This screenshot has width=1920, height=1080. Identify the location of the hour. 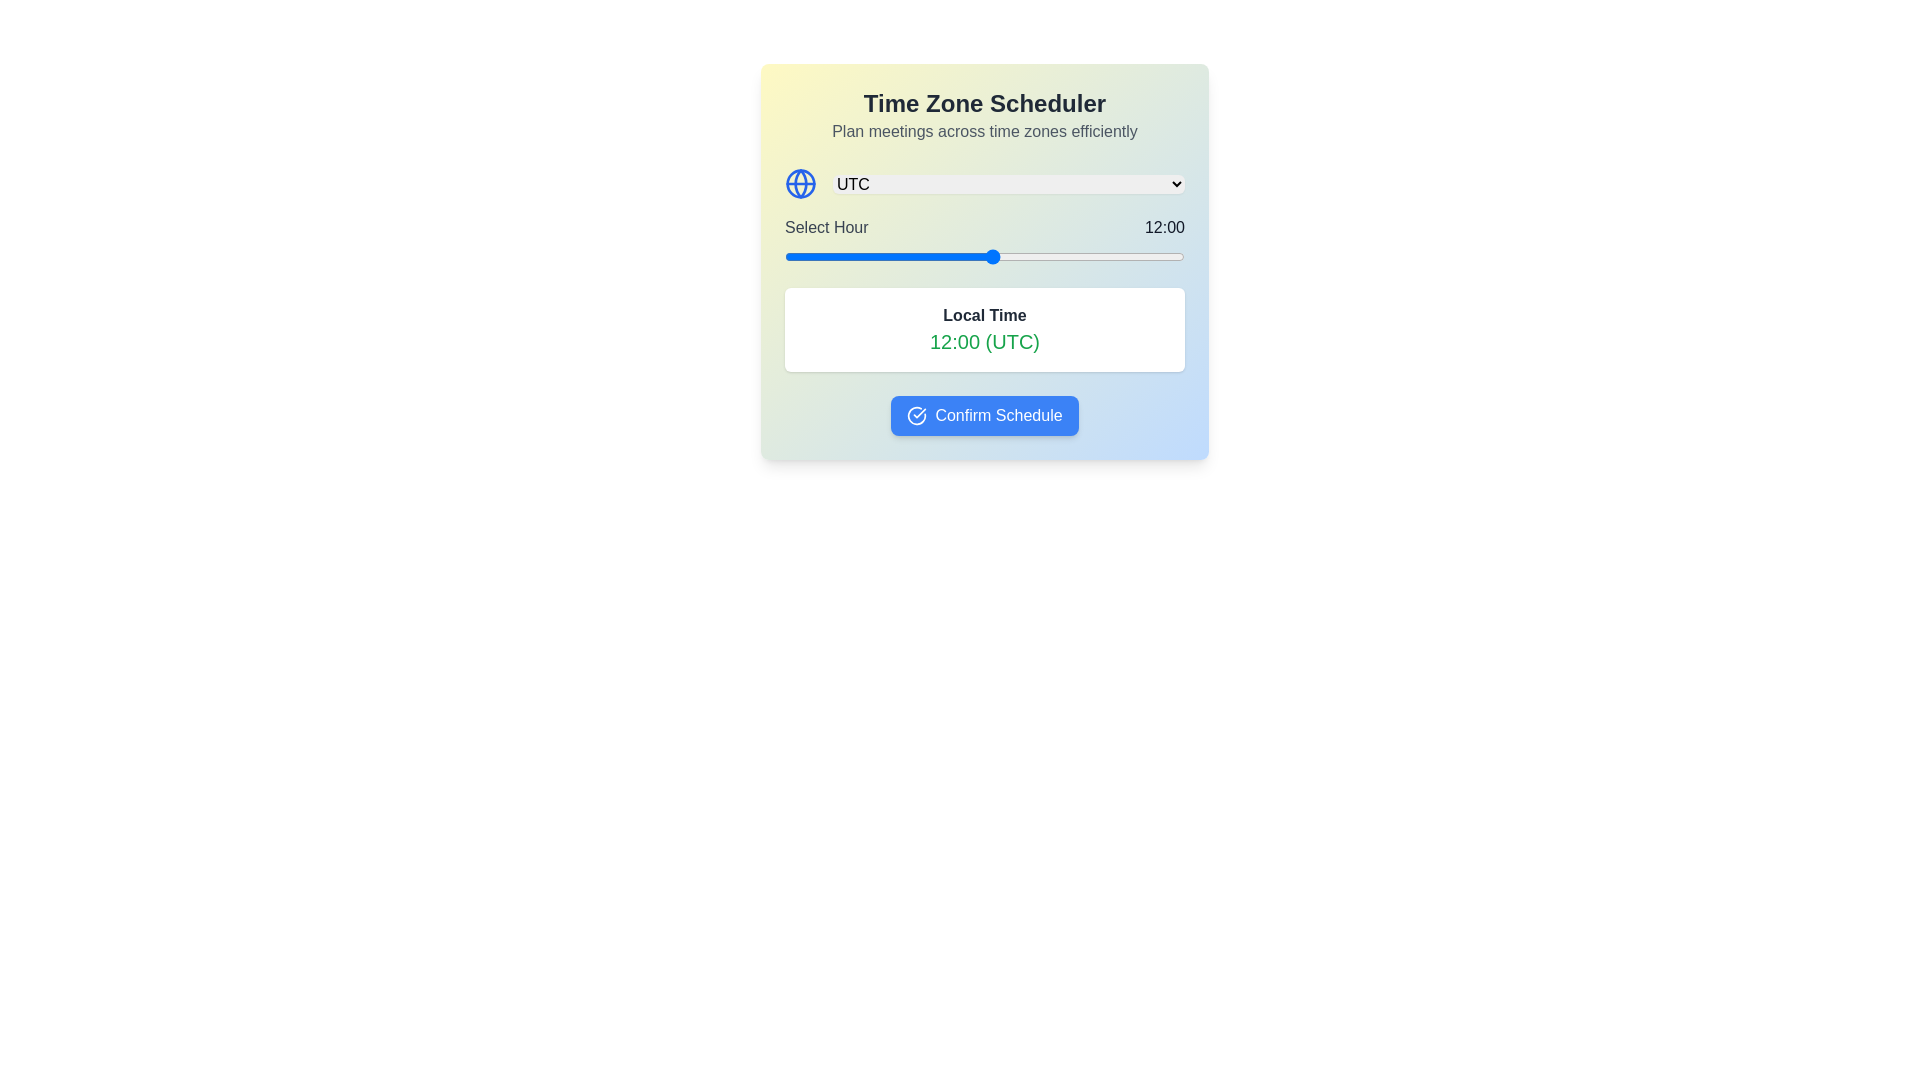
(871, 256).